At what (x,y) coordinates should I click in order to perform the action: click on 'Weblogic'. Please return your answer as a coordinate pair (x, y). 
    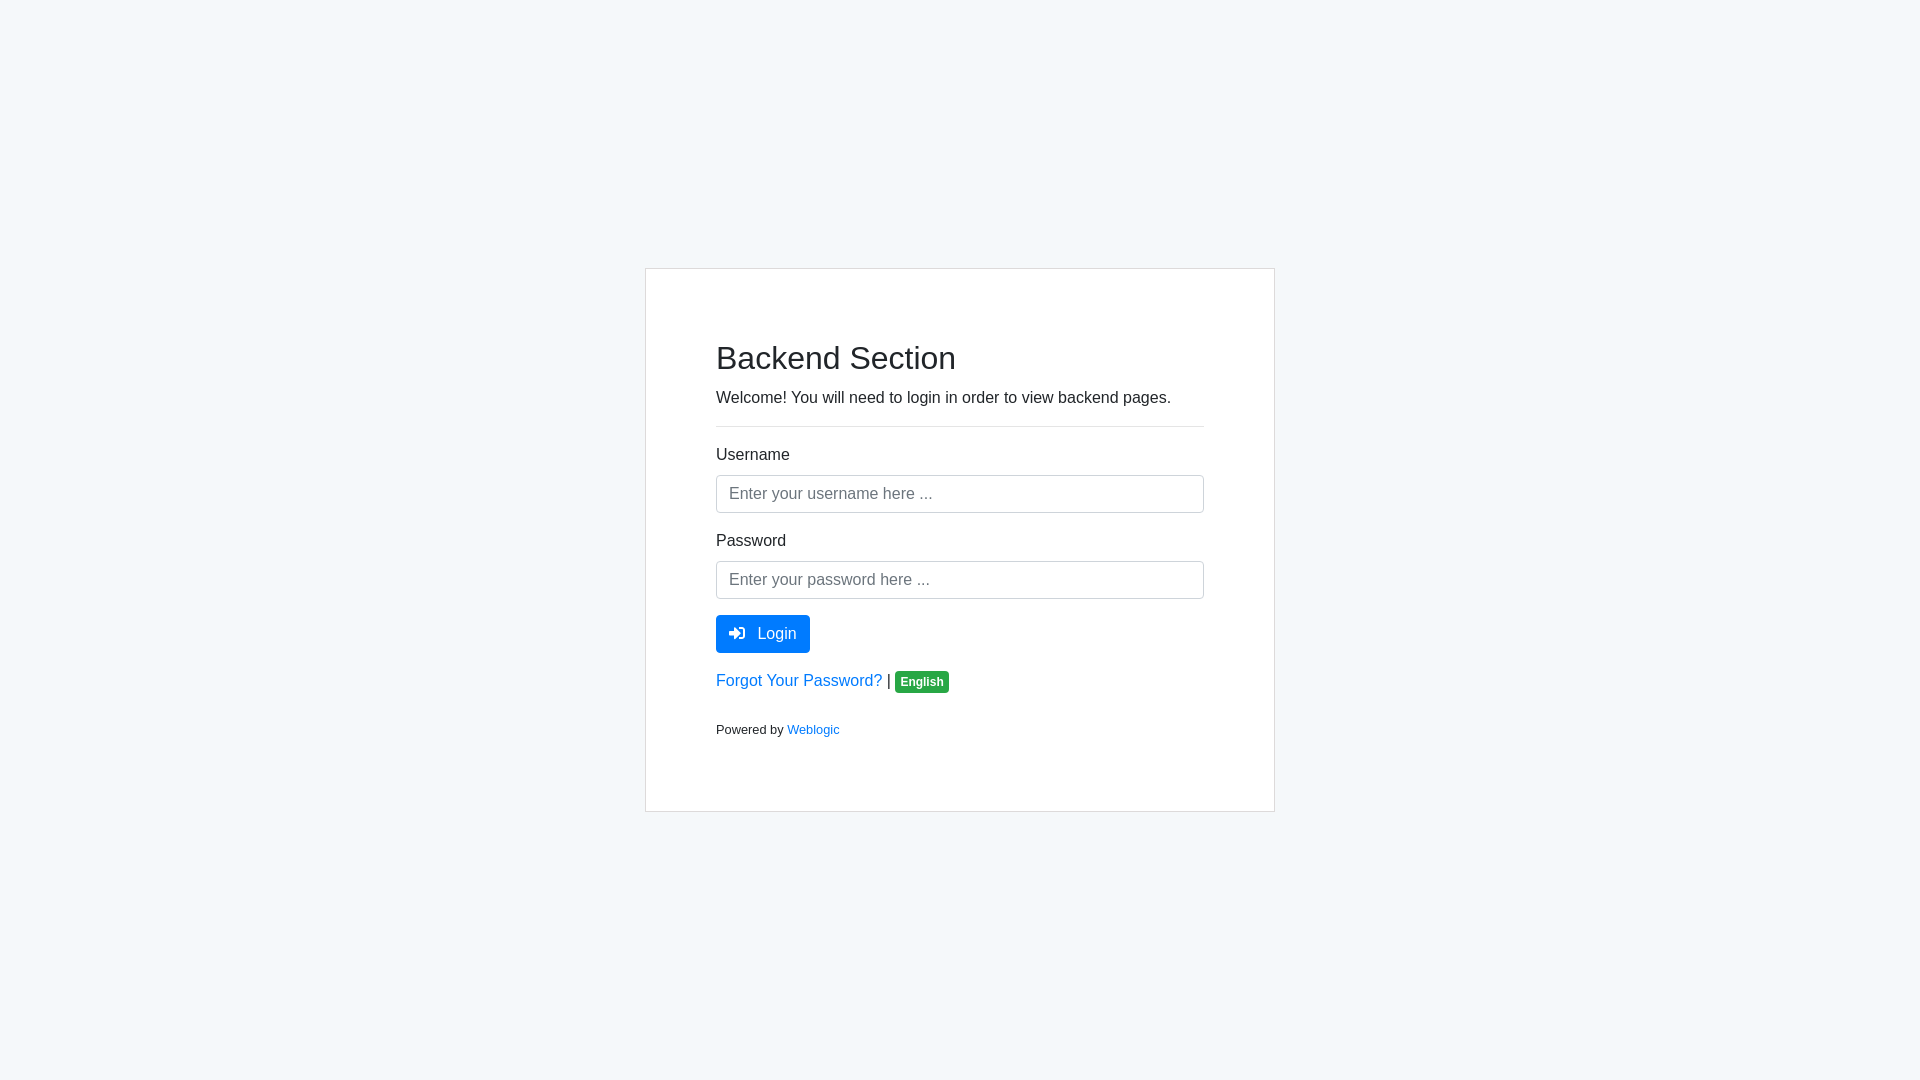
    Looking at the image, I should click on (786, 729).